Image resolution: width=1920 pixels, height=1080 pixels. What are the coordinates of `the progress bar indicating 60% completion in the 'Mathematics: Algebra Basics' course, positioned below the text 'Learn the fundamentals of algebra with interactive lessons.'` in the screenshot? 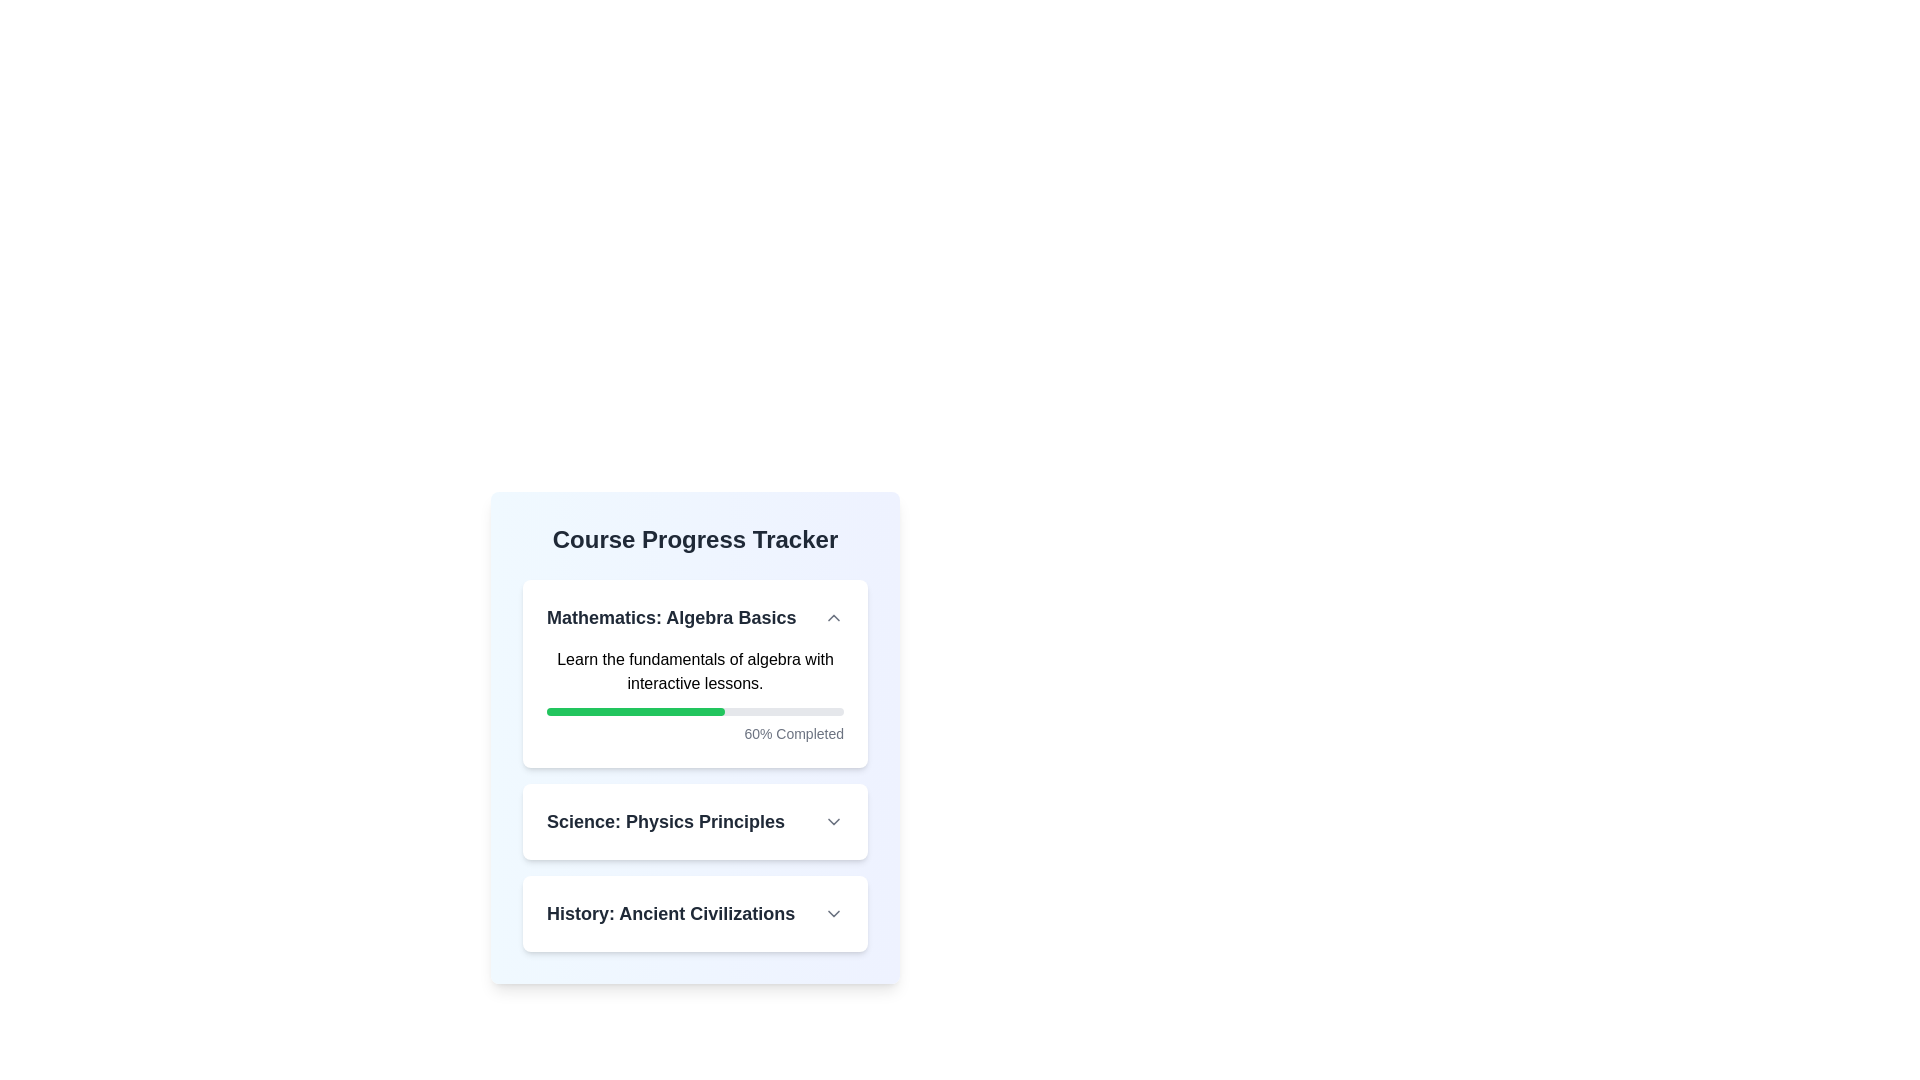 It's located at (695, 711).